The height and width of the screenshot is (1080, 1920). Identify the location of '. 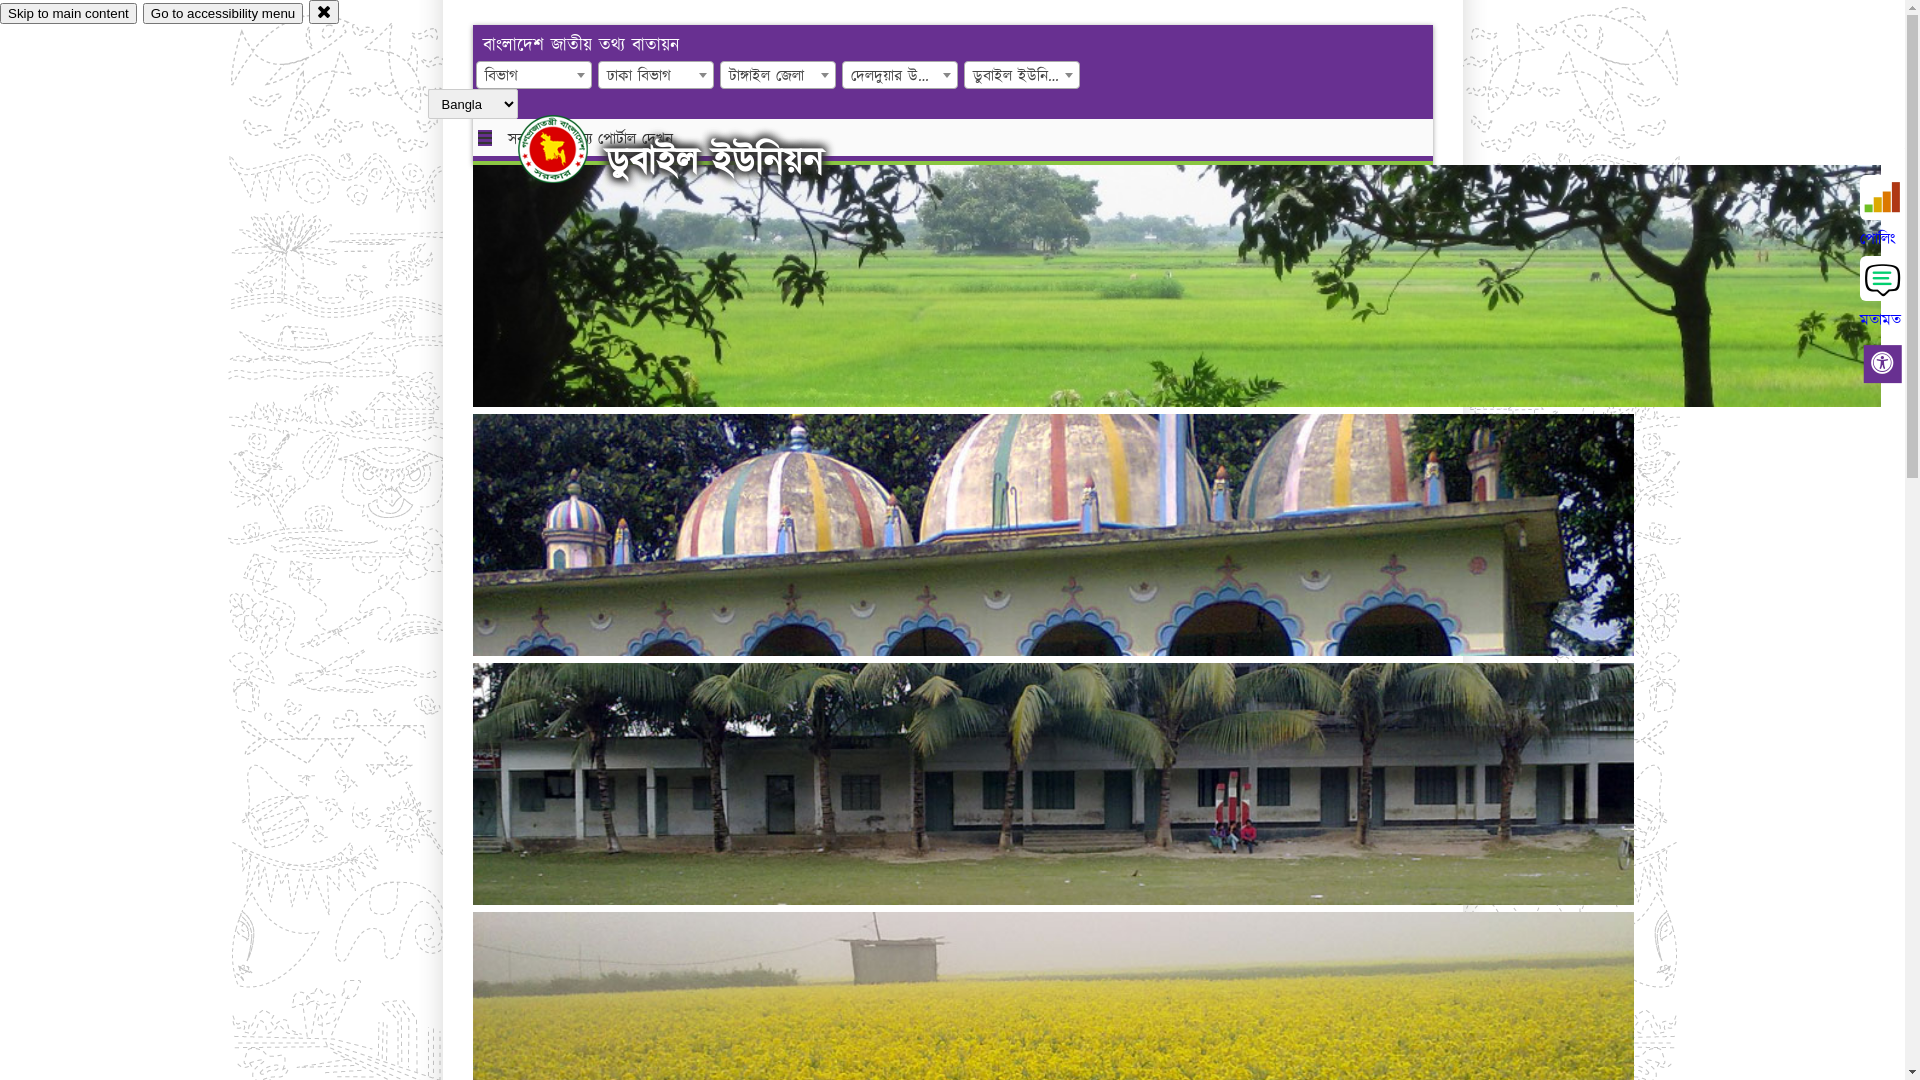
(518, 148).